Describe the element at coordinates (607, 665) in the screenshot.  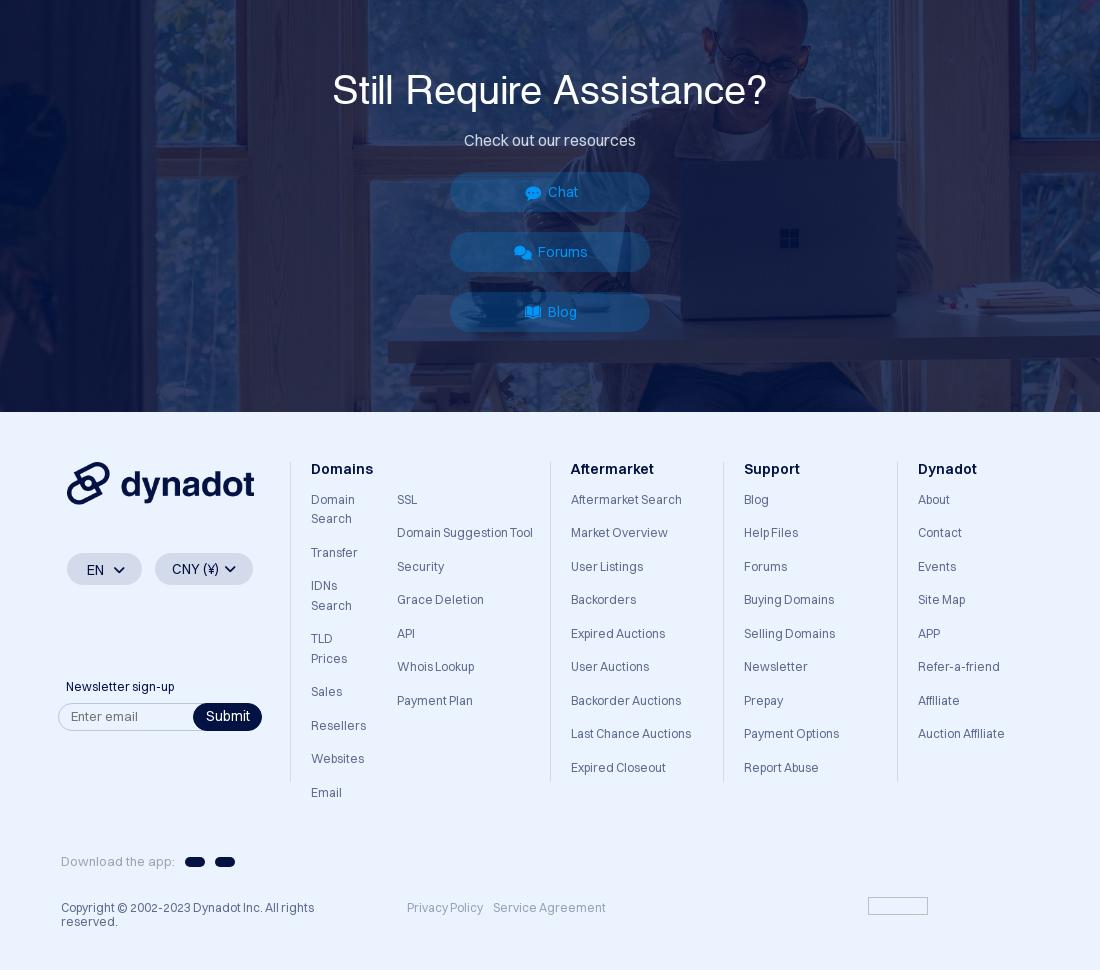
I see `'User Auctions'` at that location.